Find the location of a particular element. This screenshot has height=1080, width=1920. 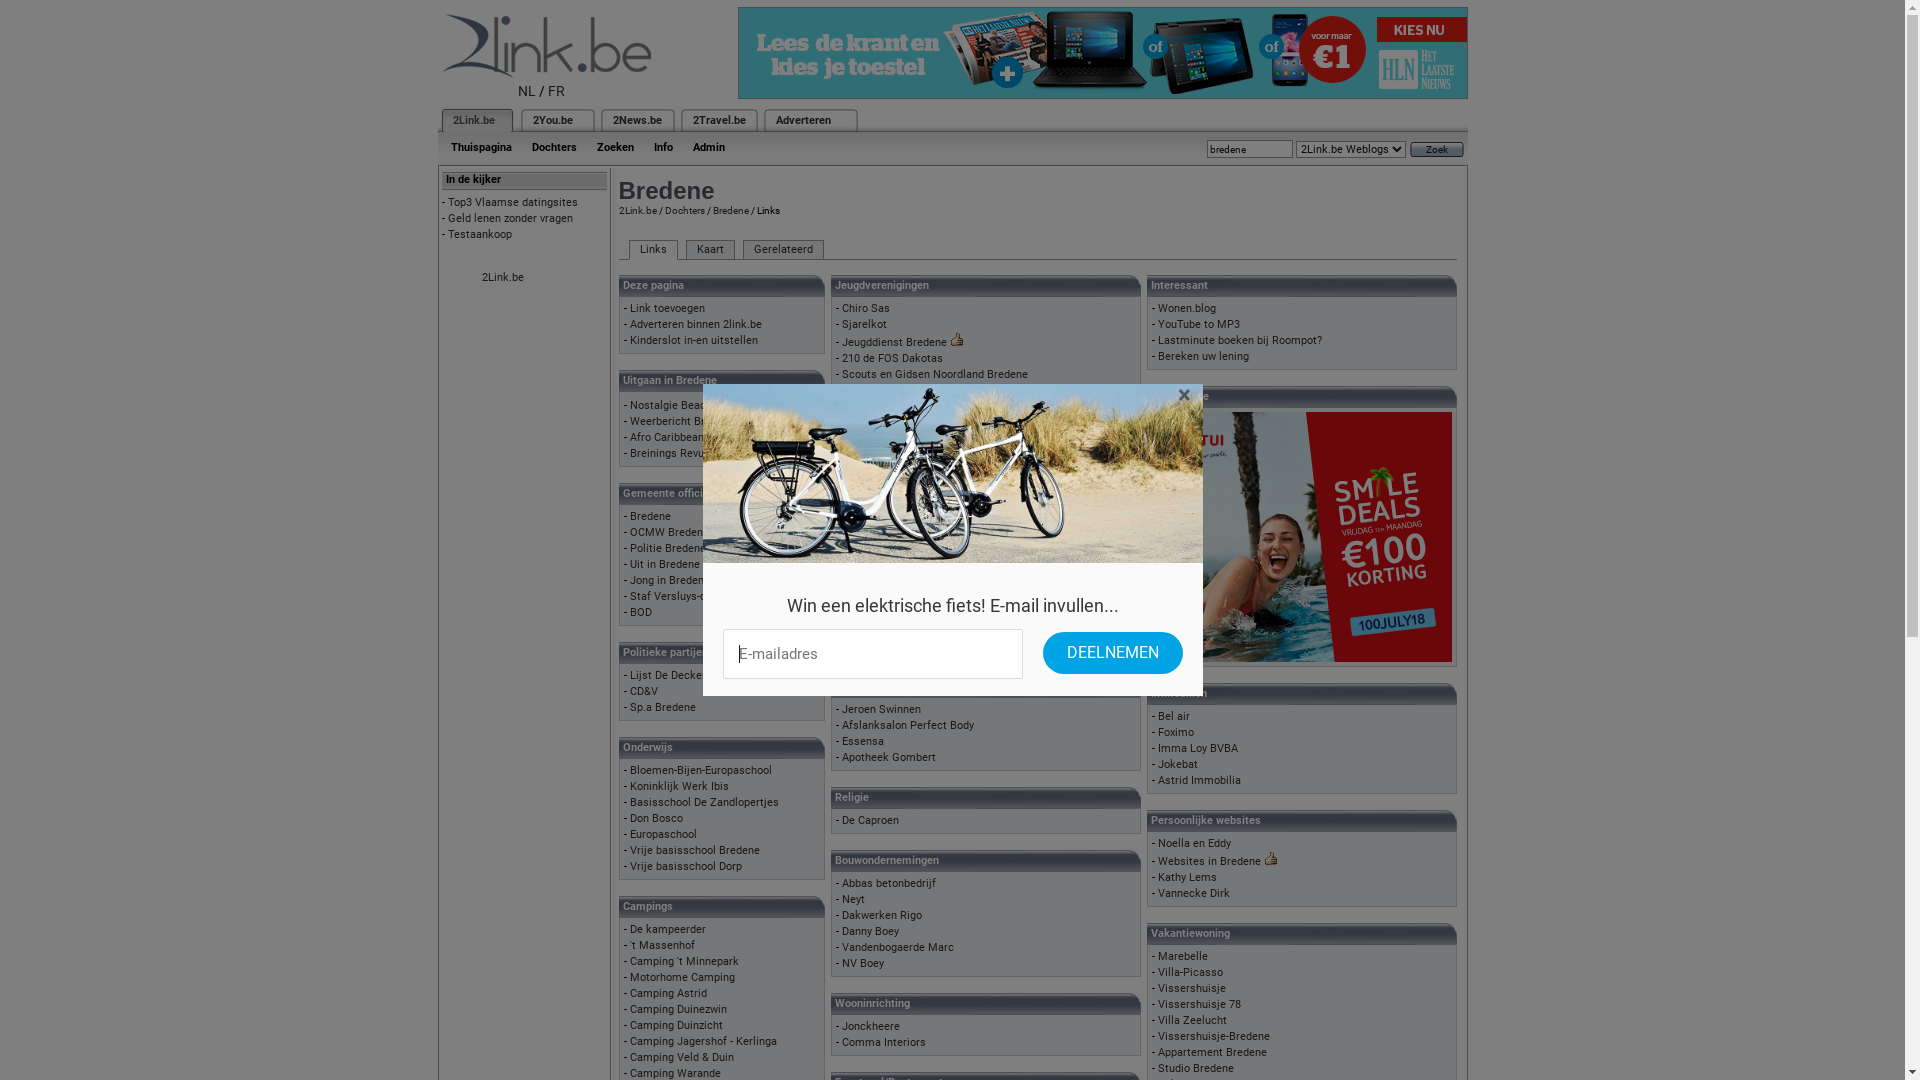

'Camping Duinezwin' is located at coordinates (678, 1009).